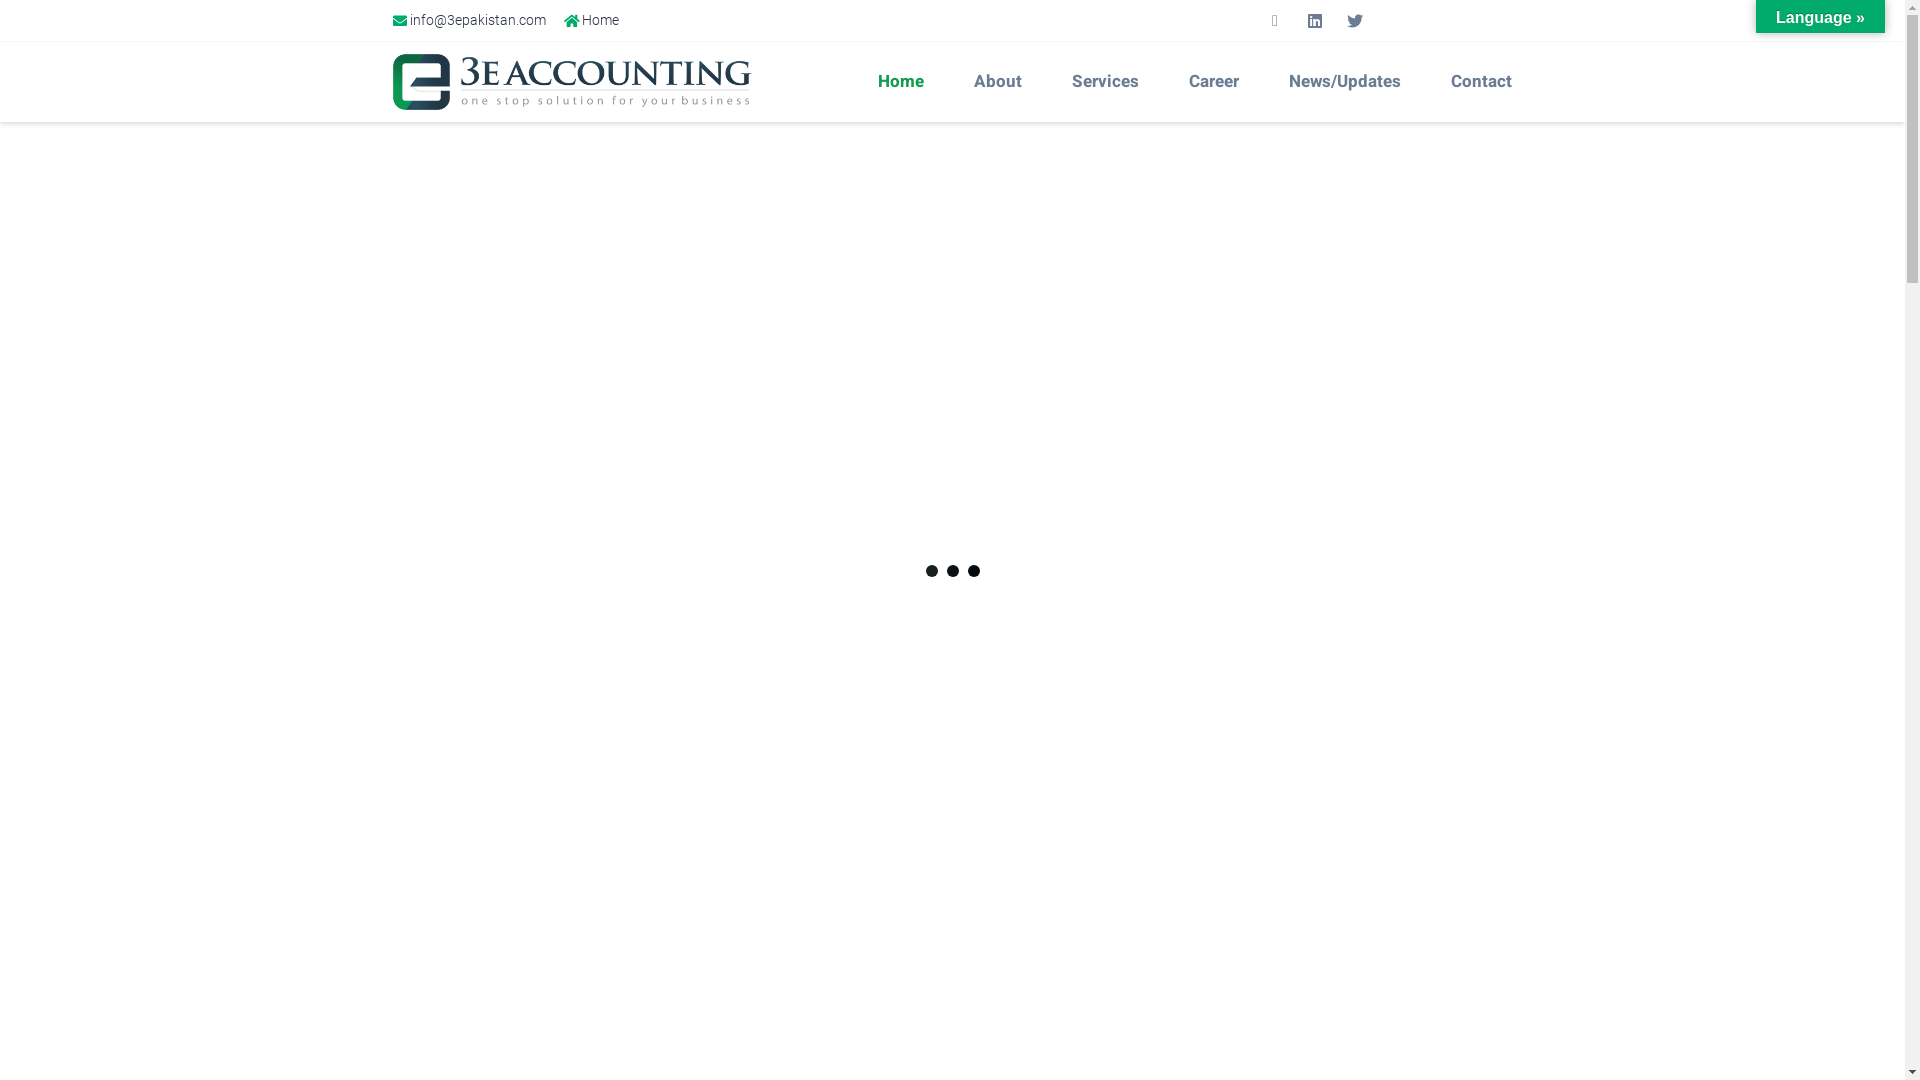 Image resolution: width=1920 pixels, height=1080 pixels. Describe the element at coordinates (590, 20) in the screenshot. I see `'Home'` at that location.